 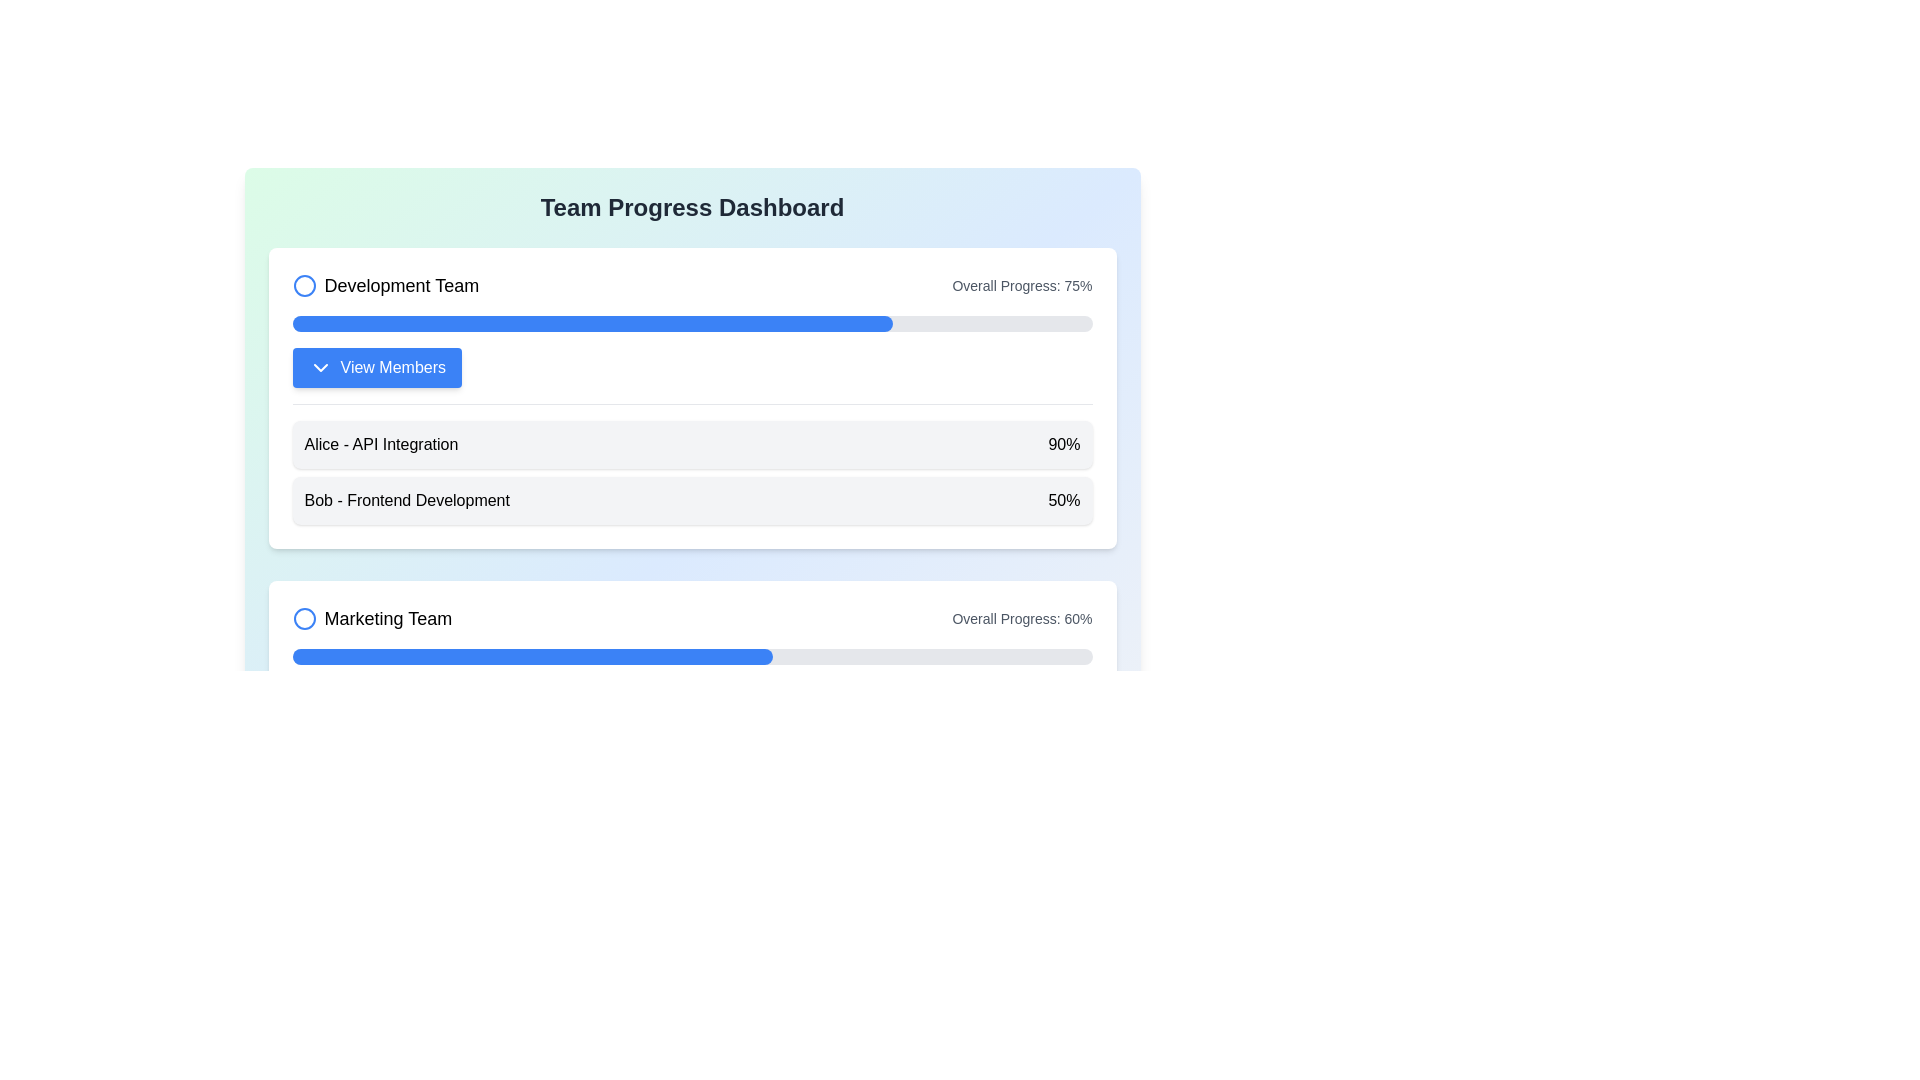 What do you see at coordinates (1022, 617) in the screenshot?
I see `the static text label displaying 'Overall Progress: 60%' located in the top-right corner of the Marketing Team summary` at bounding box center [1022, 617].